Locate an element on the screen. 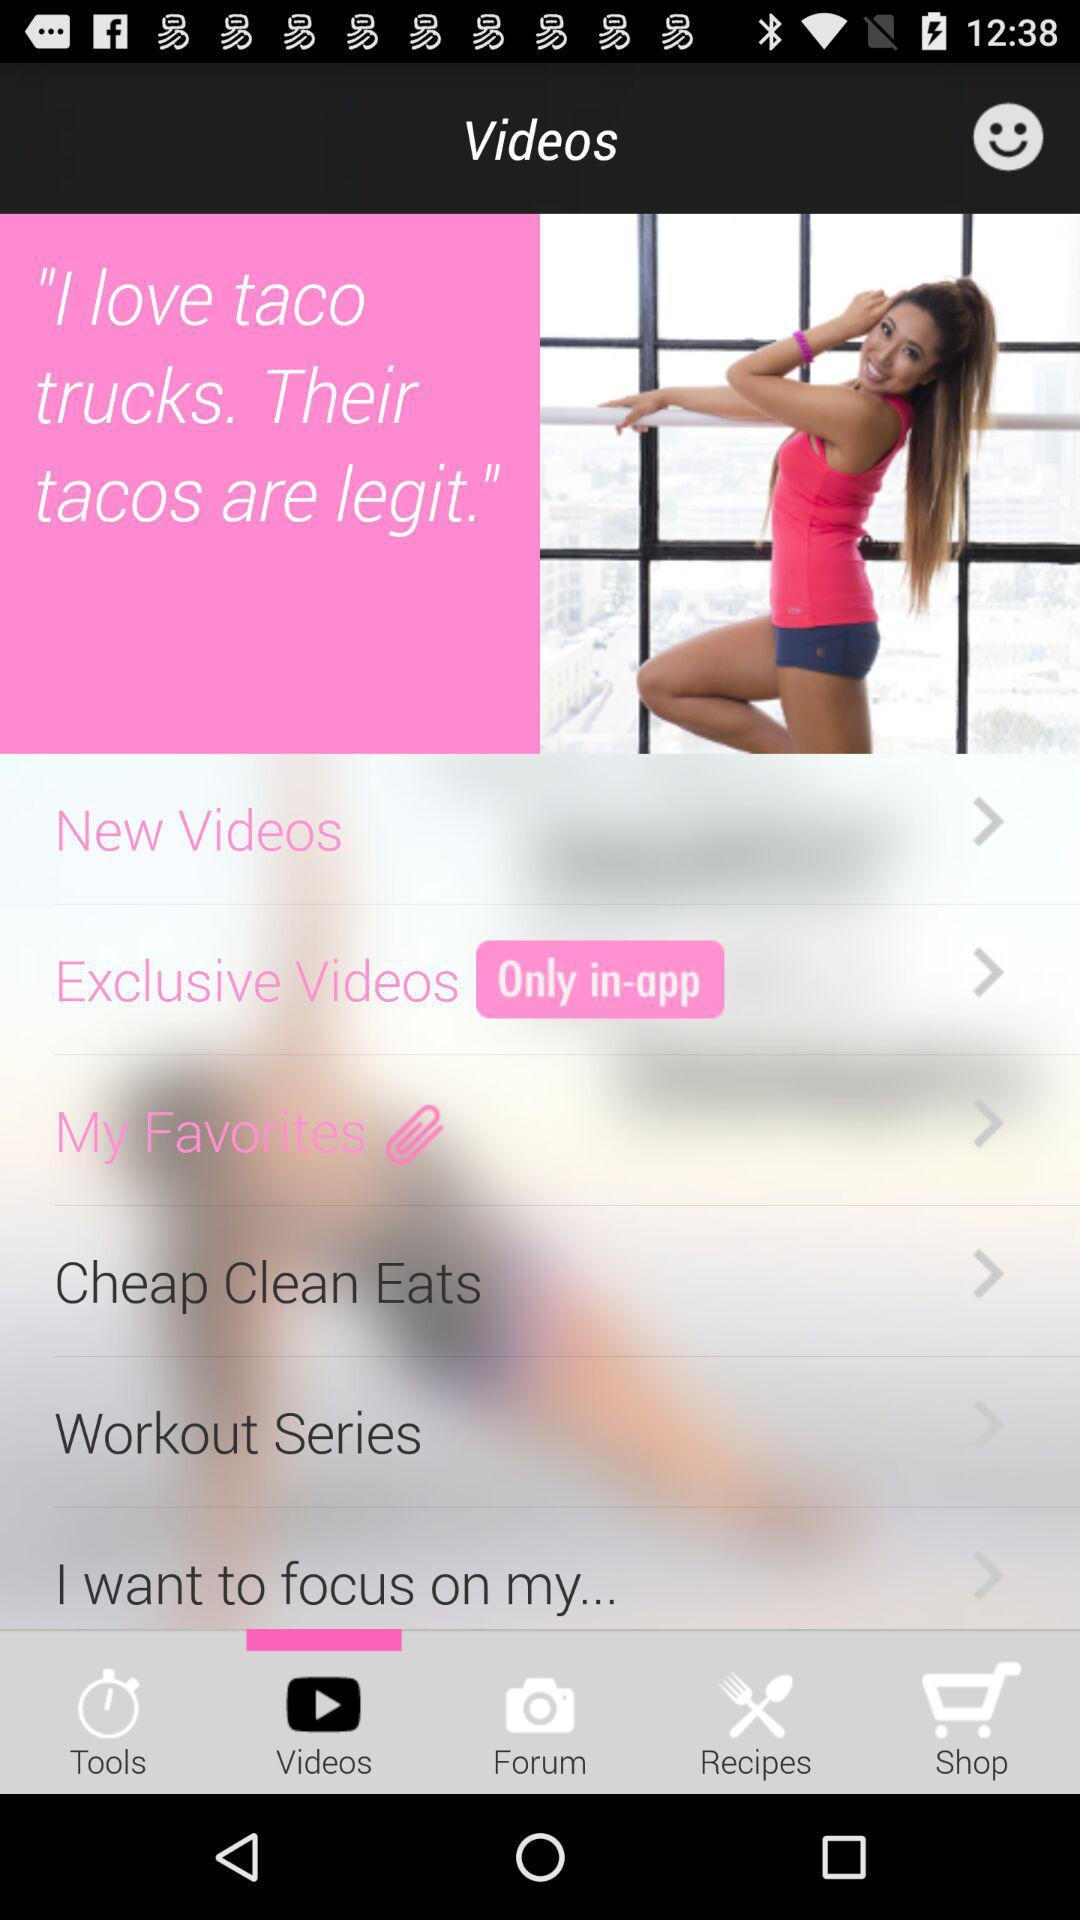  second right arrow is located at coordinates (986, 974).